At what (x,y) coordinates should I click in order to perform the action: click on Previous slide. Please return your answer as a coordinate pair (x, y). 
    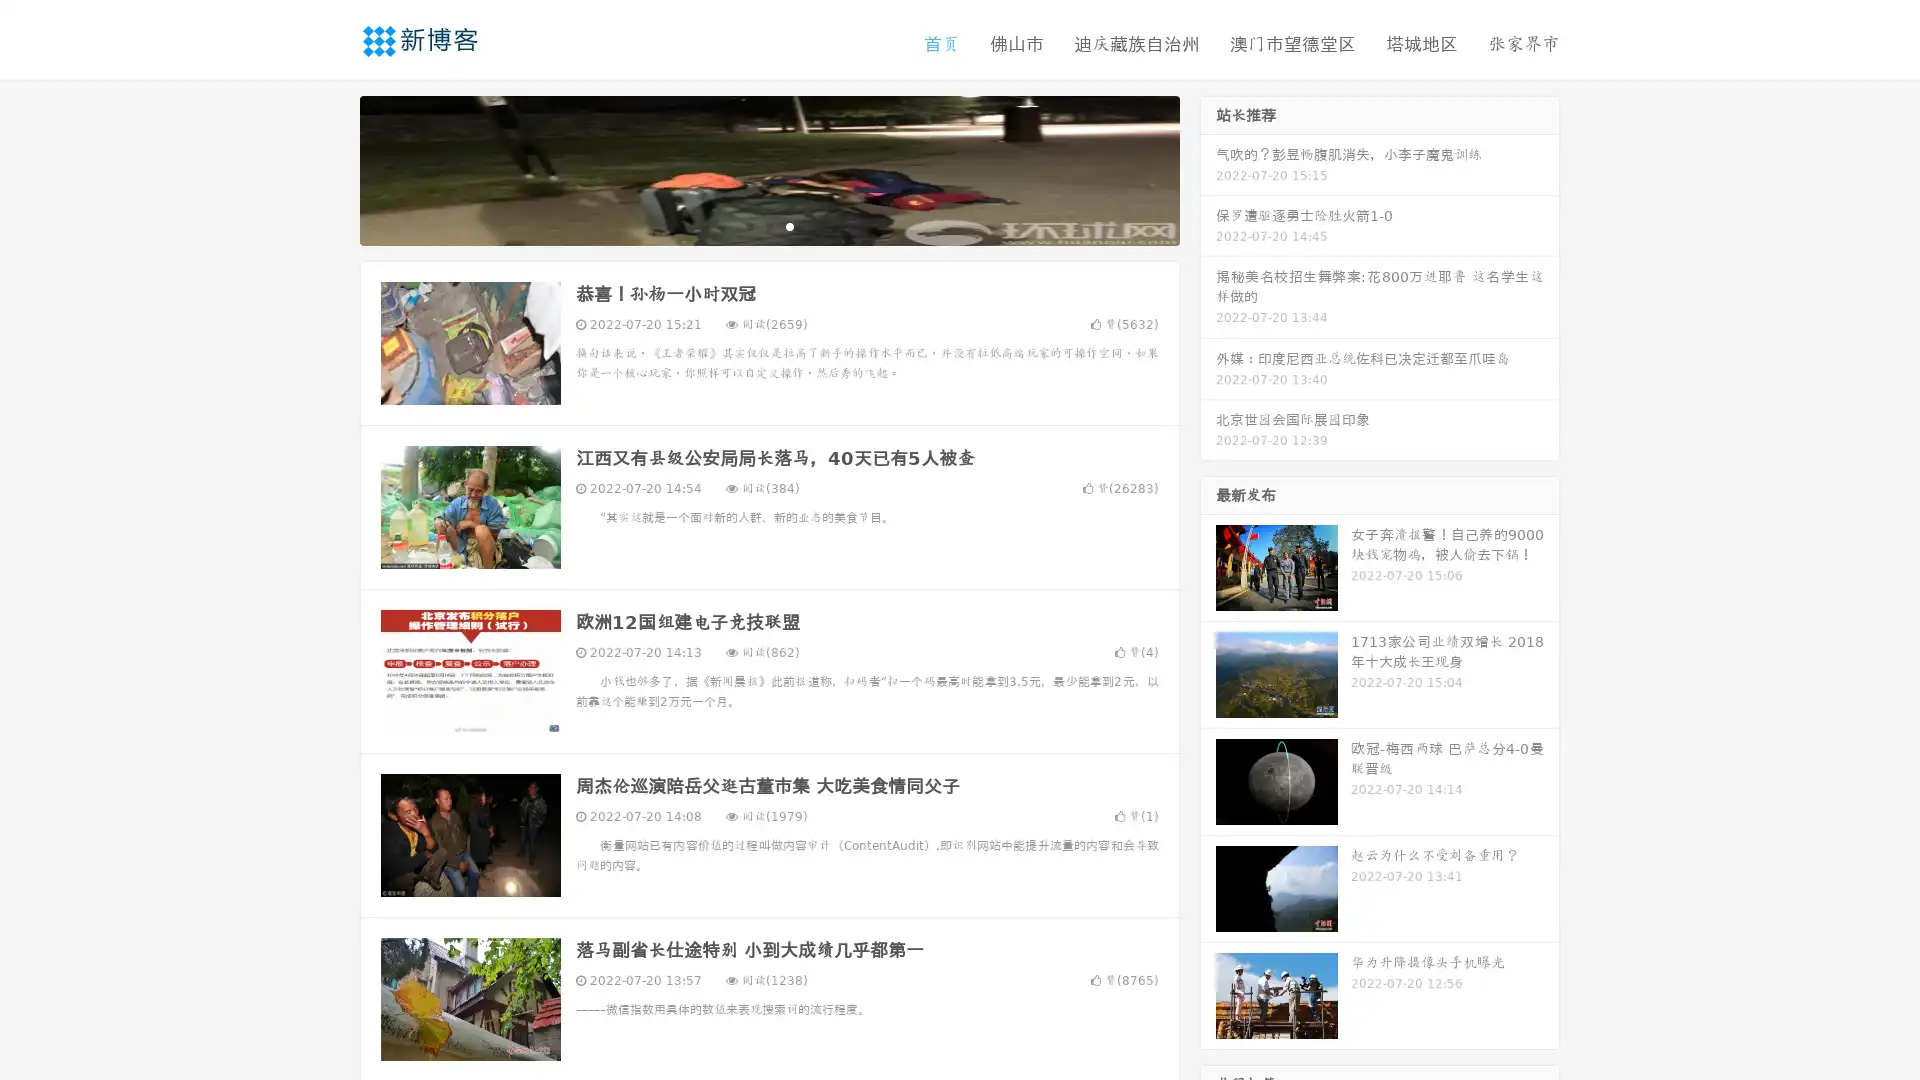
    Looking at the image, I should click on (330, 168).